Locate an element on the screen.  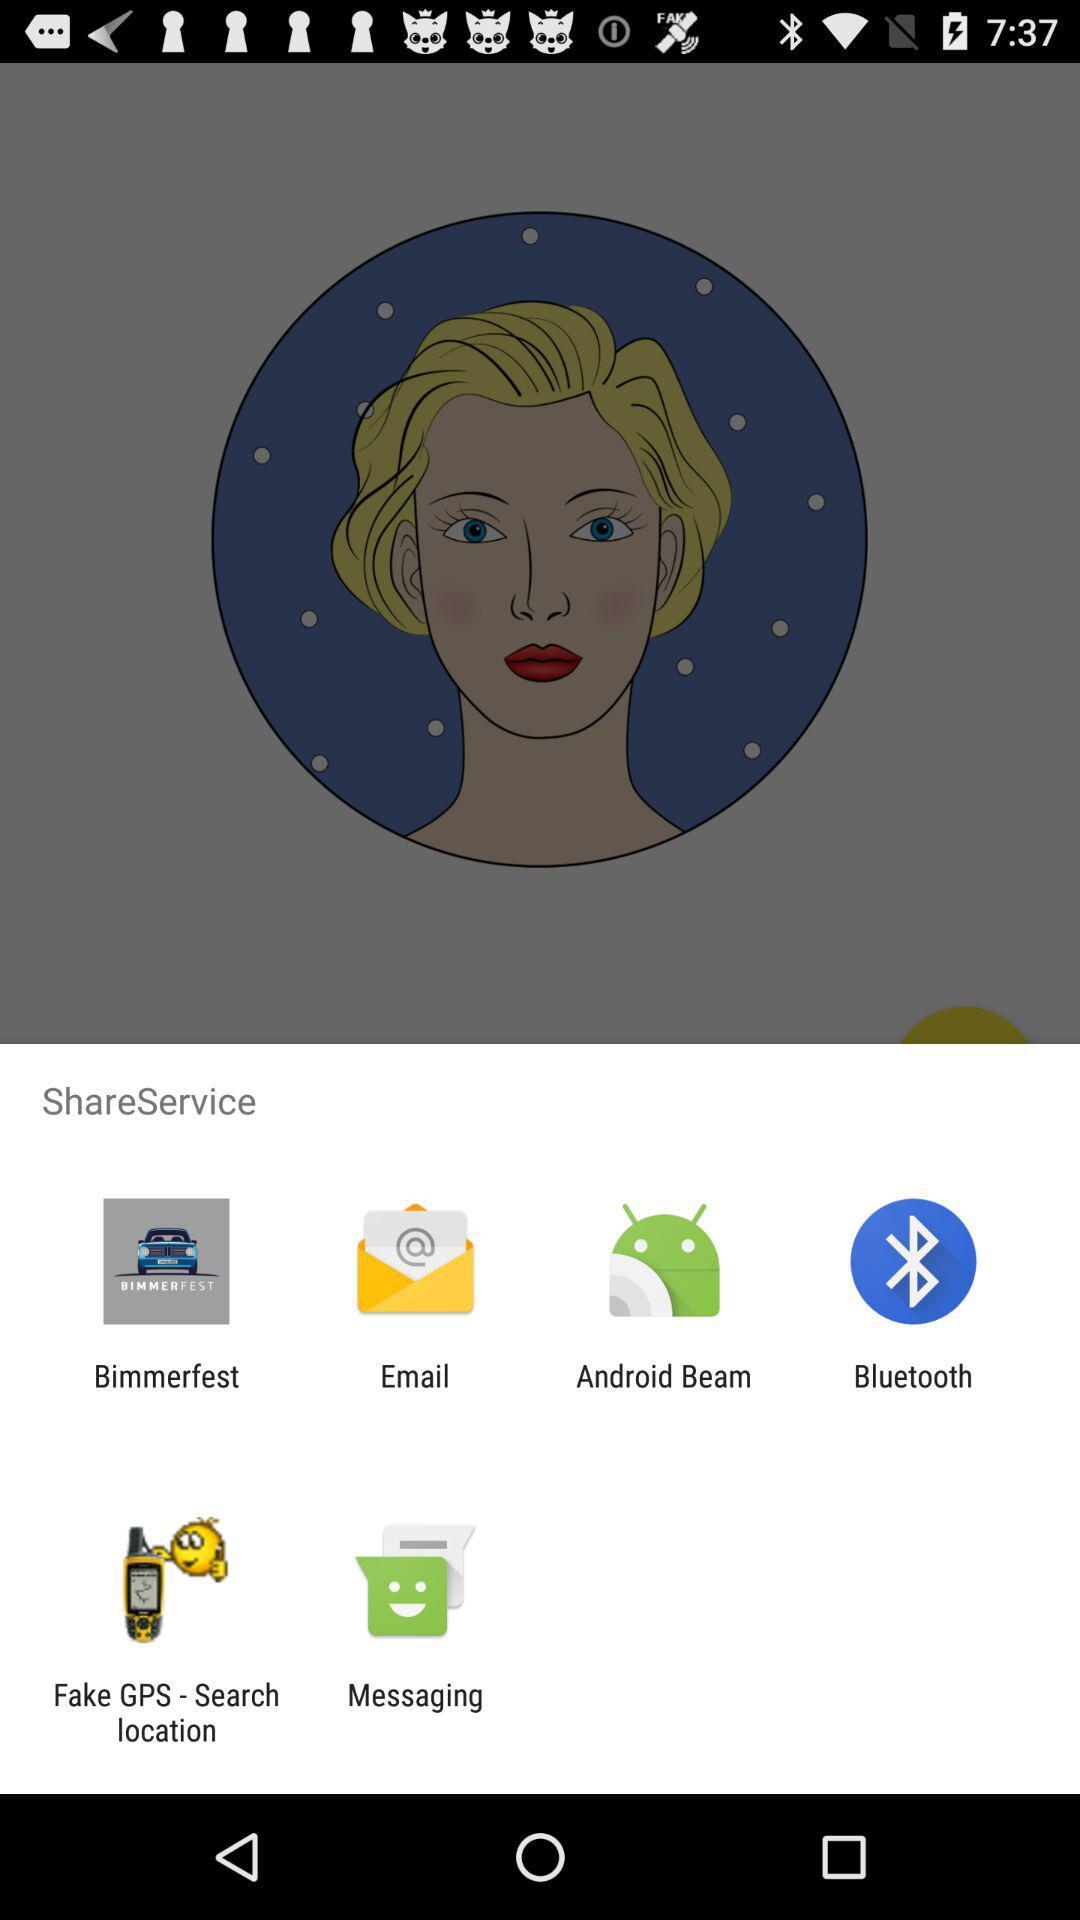
the messaging item is located at coordinates (414, 1711).